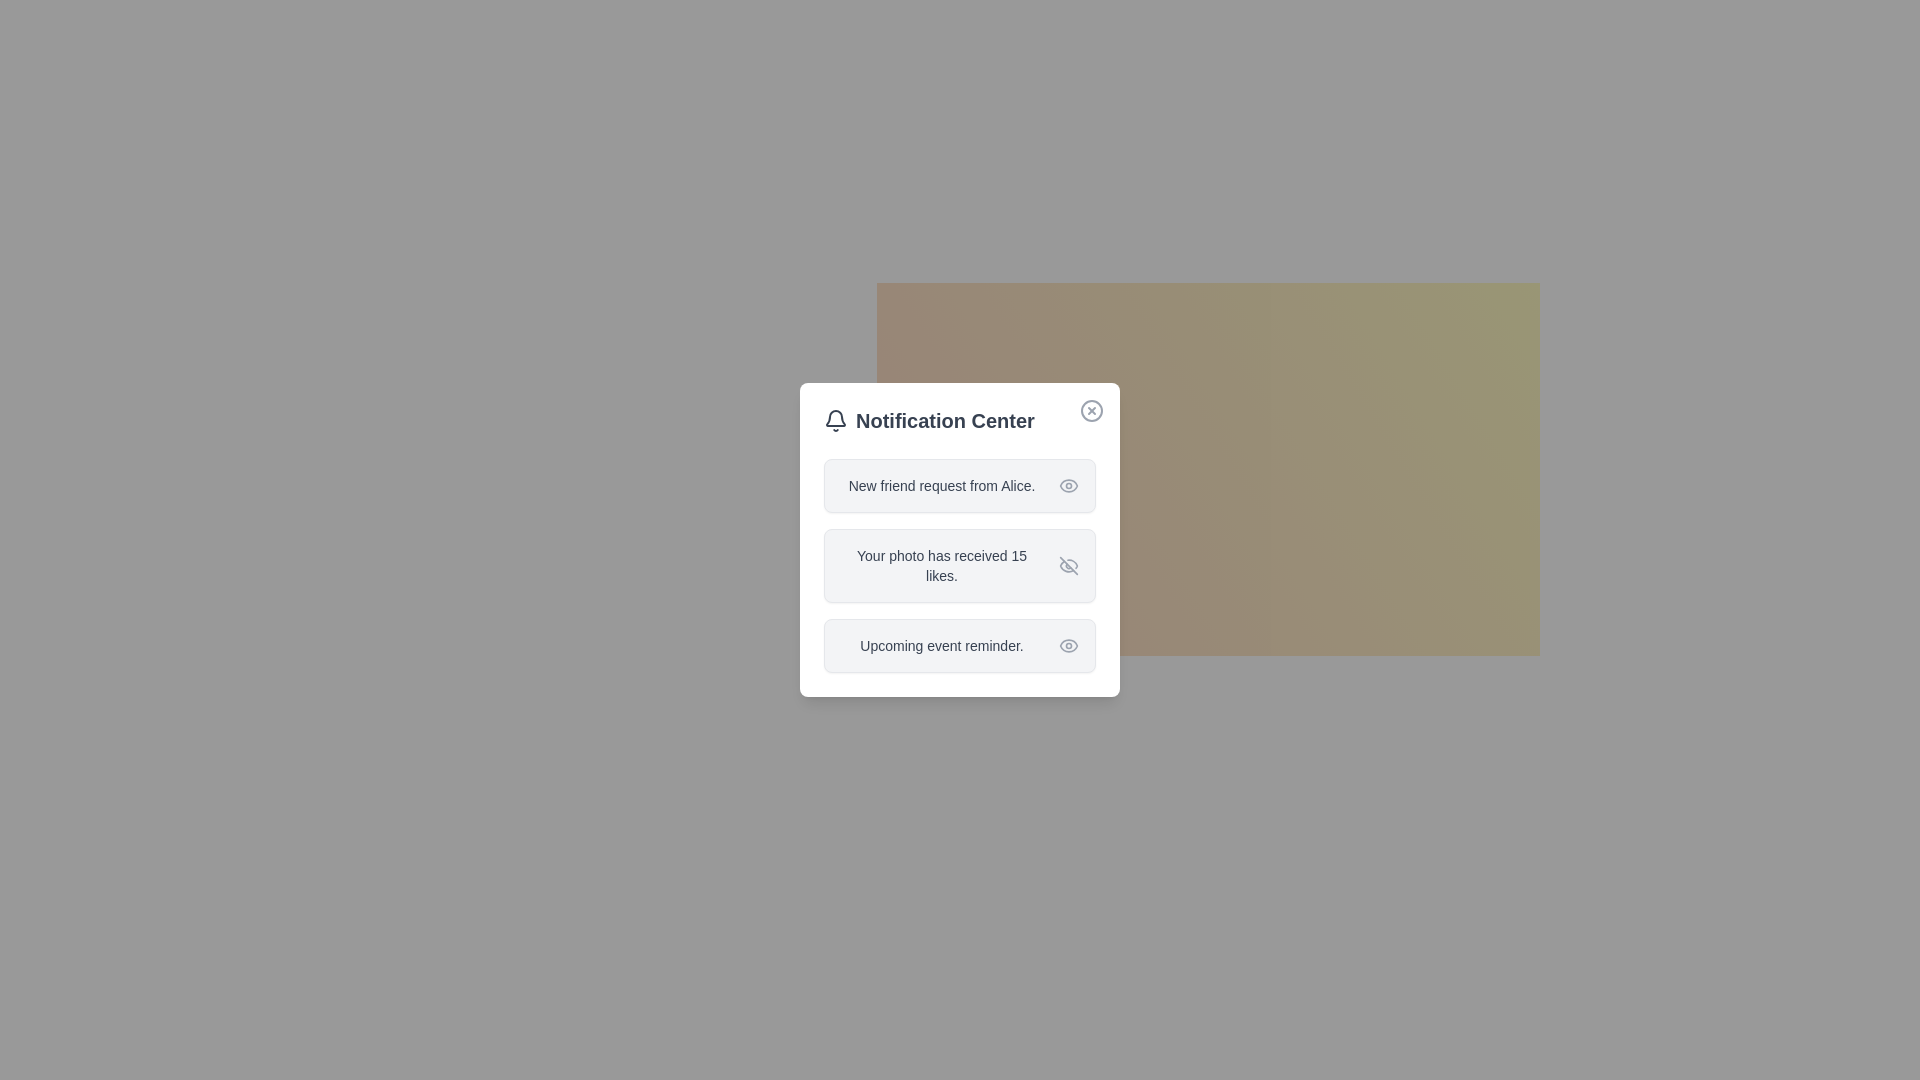 This screenshot has height=1080, width=1920. What do you see at coordinates (960, 419) in the screenshot?
I see `the title text of the notification center` at bounding box center [960, 419].